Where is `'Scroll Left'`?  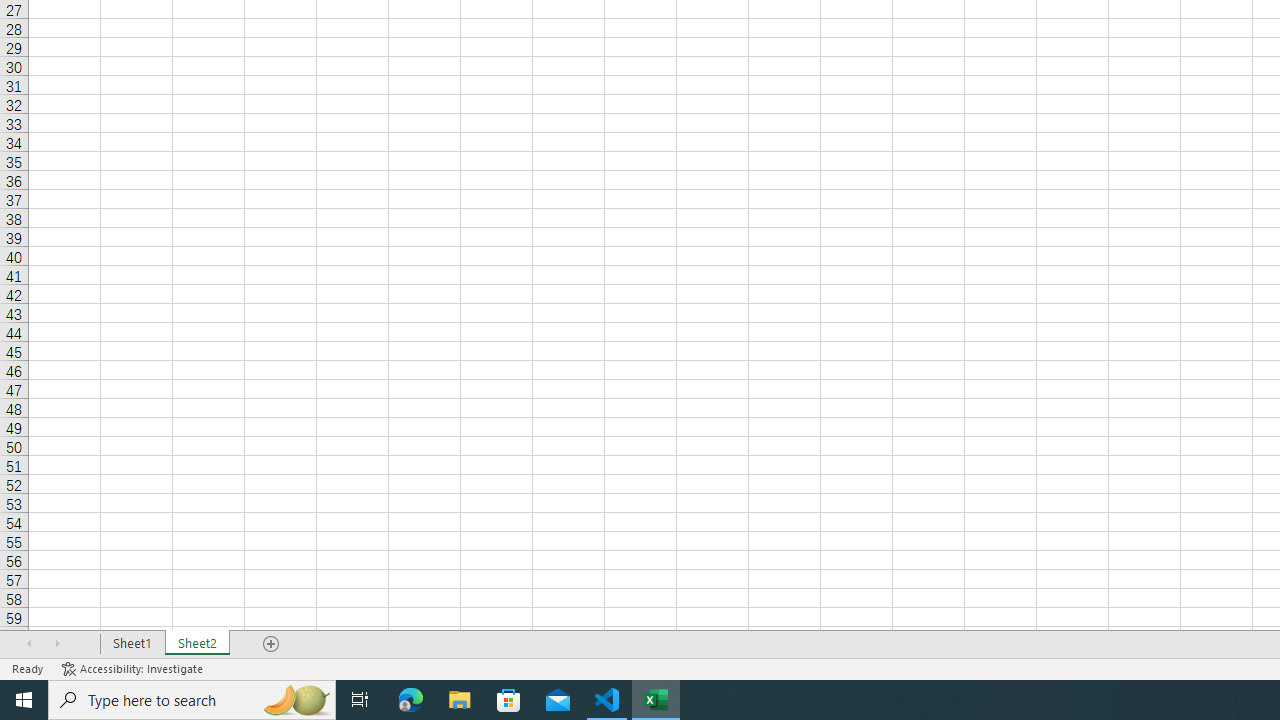 'Scroll Left' is located at coordinates (29, 644).